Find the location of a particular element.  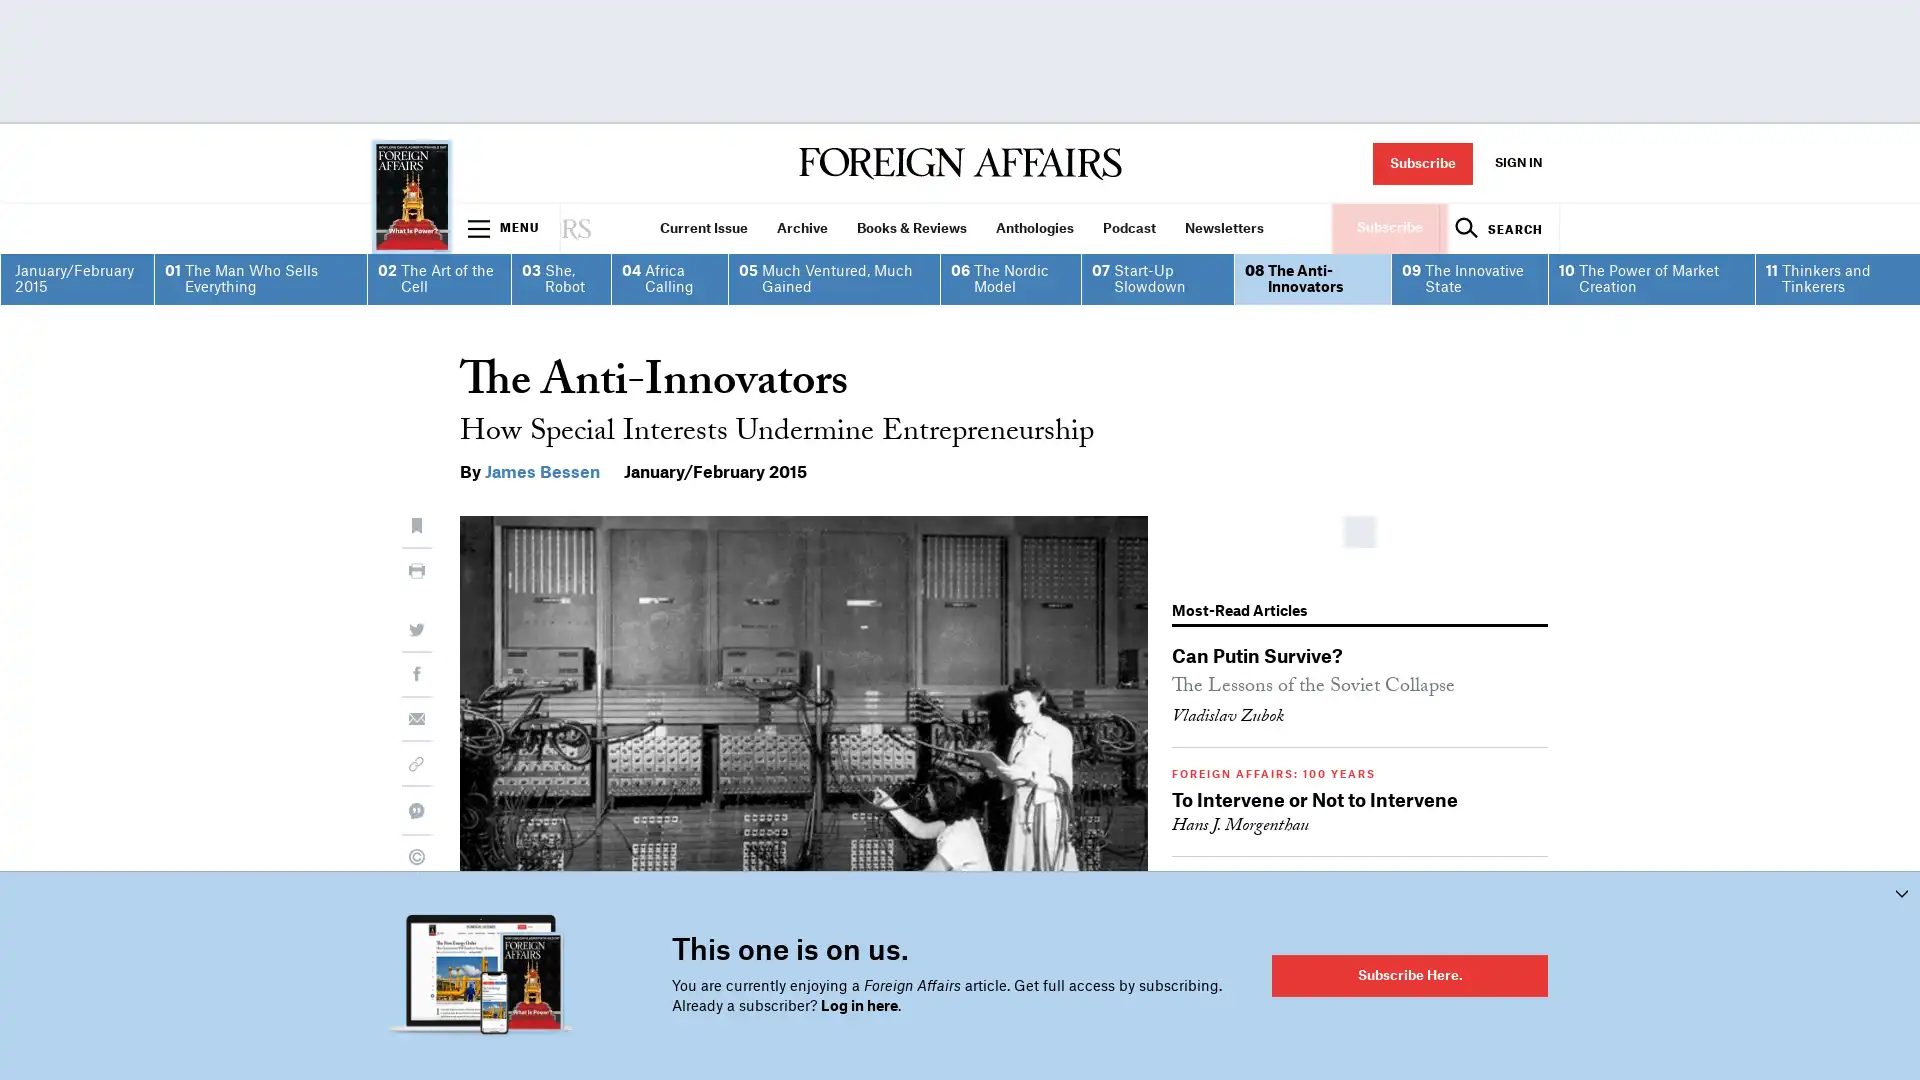

Books & Reviews is located at coordinates (910, 227).